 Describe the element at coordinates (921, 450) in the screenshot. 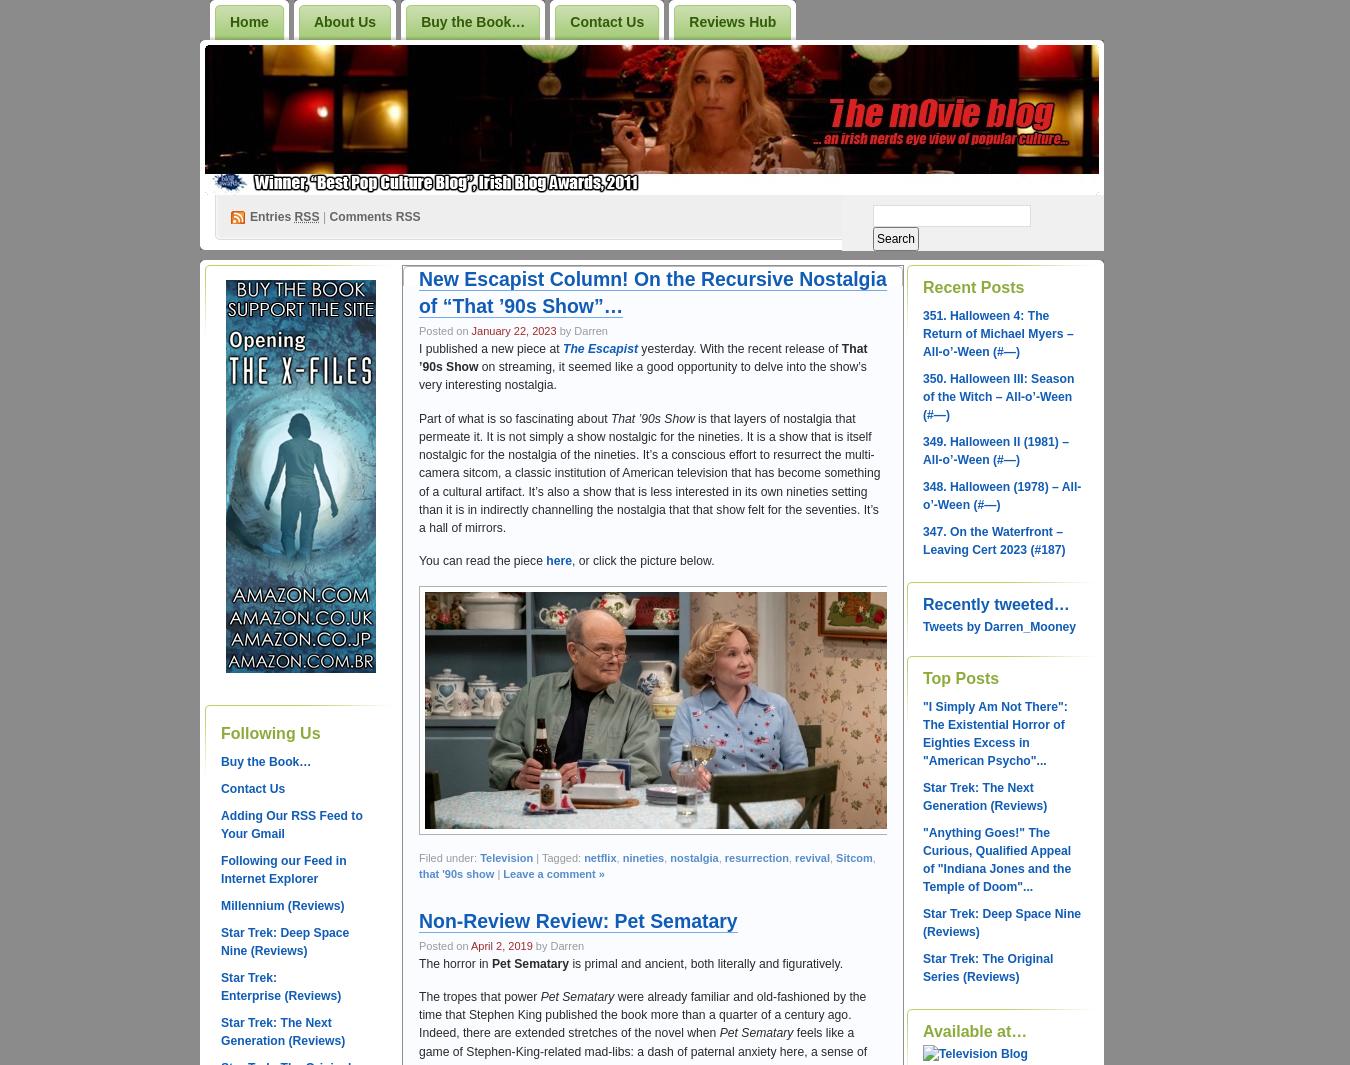

I see `'349. Halloween II (1981) – All-o’-Ween (#—)'` at that location.